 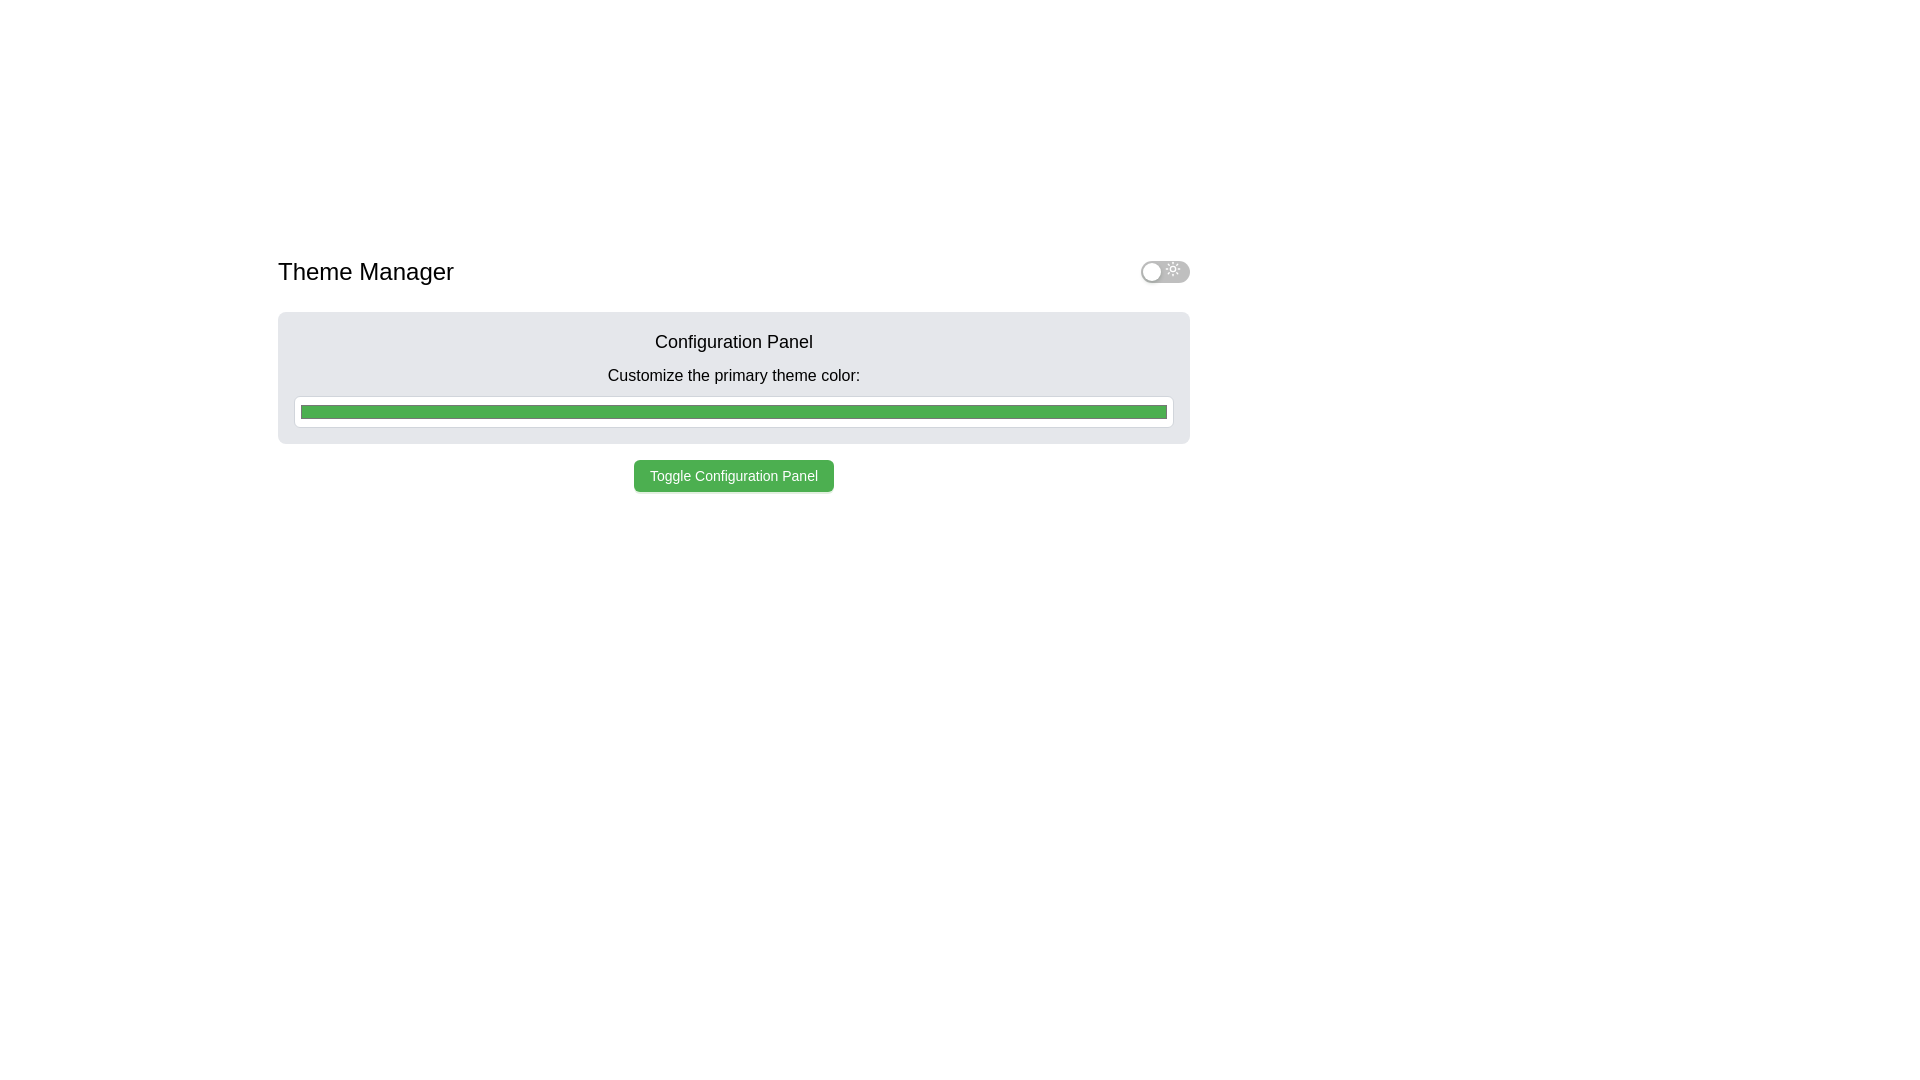 I want to click on the button labeled 'Toggle Configuration Panel', which has a green background and white text, to trigger additional interaction effects, so click(x=733, y=475).